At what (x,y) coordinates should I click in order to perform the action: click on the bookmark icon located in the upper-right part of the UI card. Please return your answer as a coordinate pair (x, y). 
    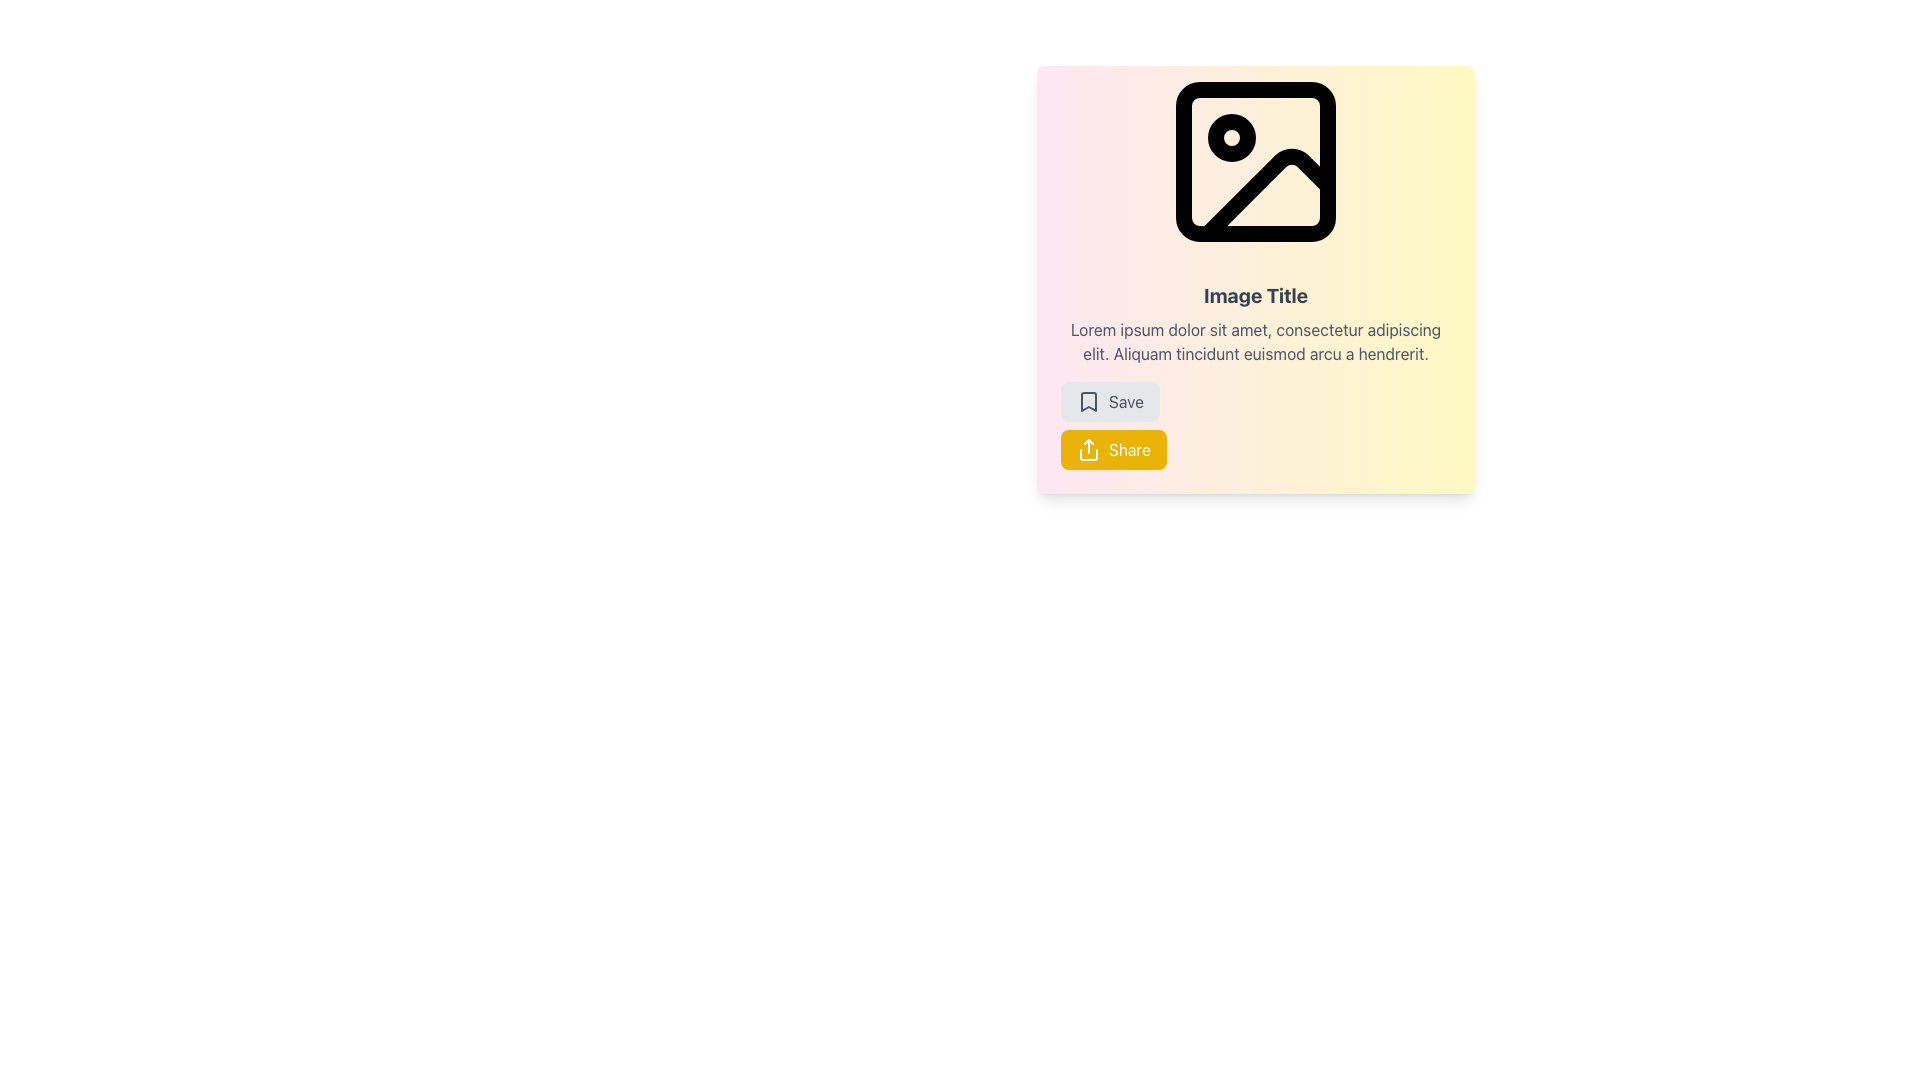
    Looking at the image, I should click on (1088, 401).